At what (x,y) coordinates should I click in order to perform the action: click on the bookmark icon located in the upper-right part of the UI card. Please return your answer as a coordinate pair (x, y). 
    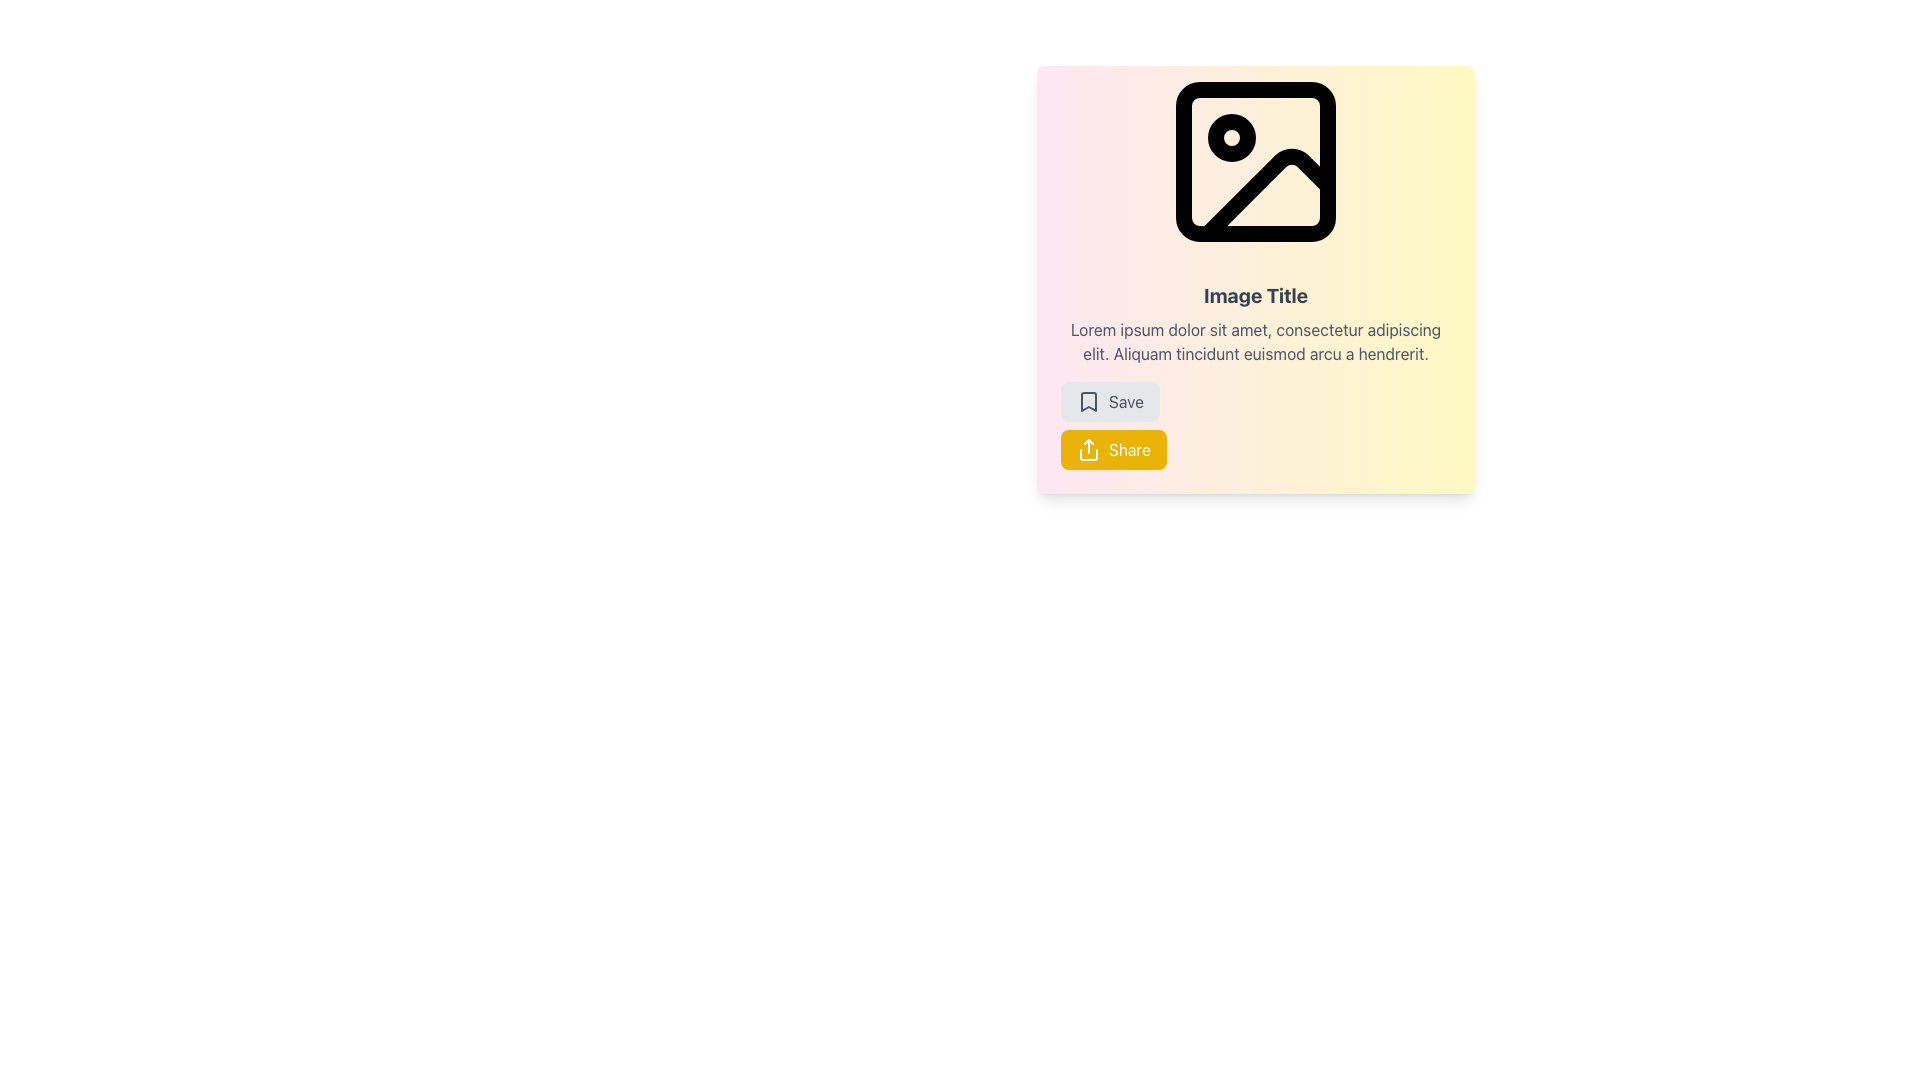
    Looking at the image, I should click on (1088, 401).